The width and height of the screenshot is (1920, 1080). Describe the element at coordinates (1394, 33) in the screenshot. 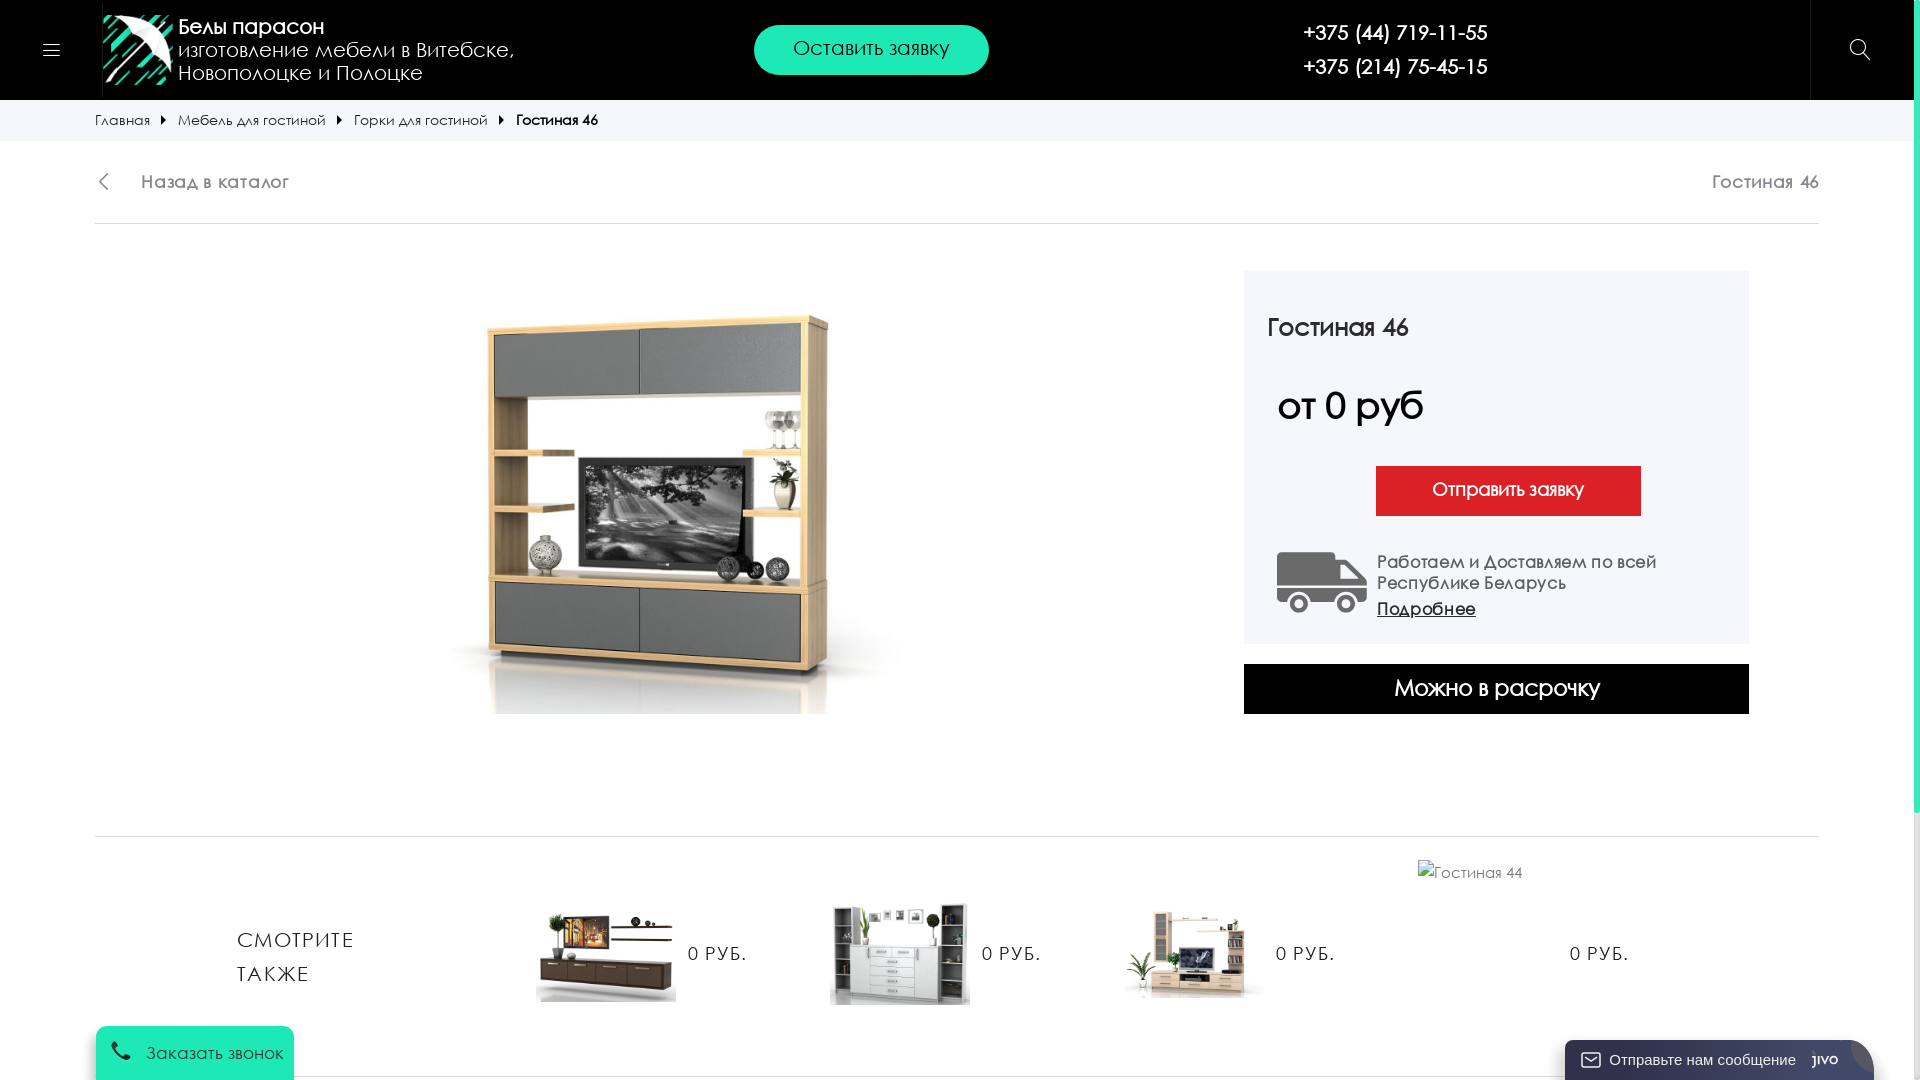

I see `'+375 (44) 719-11-55'` at that location.